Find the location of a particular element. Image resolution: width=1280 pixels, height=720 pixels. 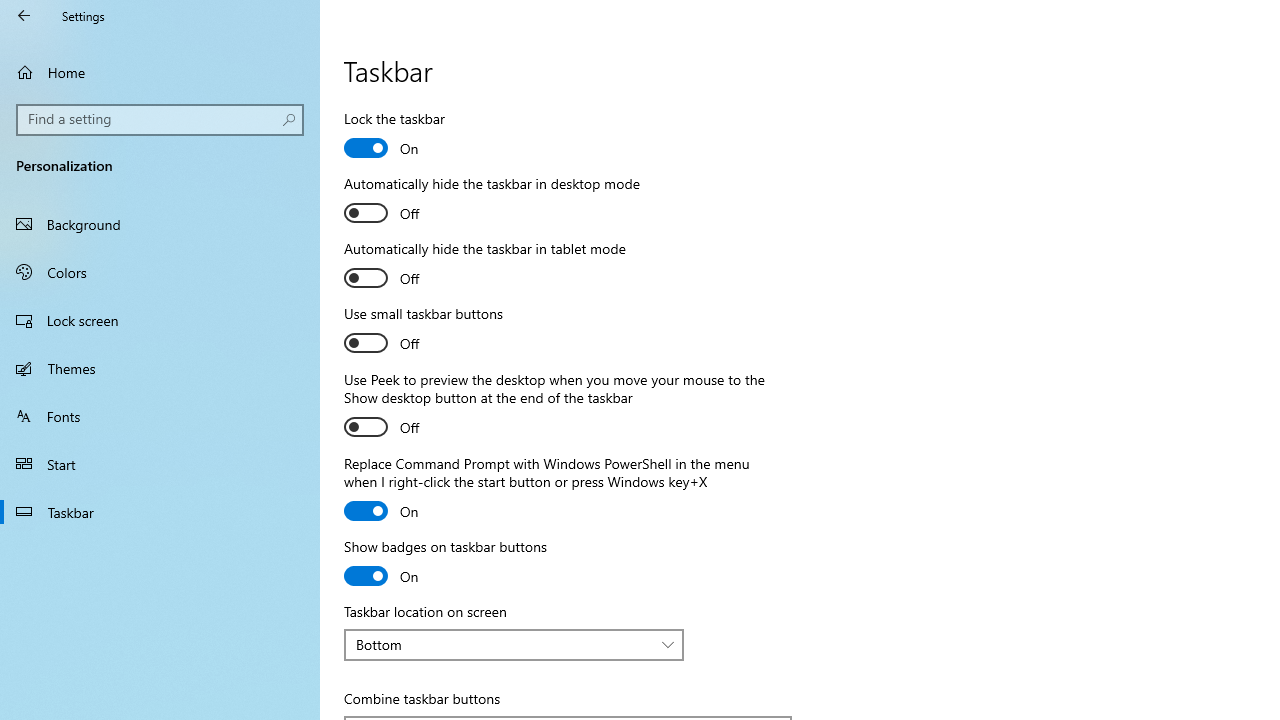

'Taskbar location on screen' is located at coordinates (513, 645).